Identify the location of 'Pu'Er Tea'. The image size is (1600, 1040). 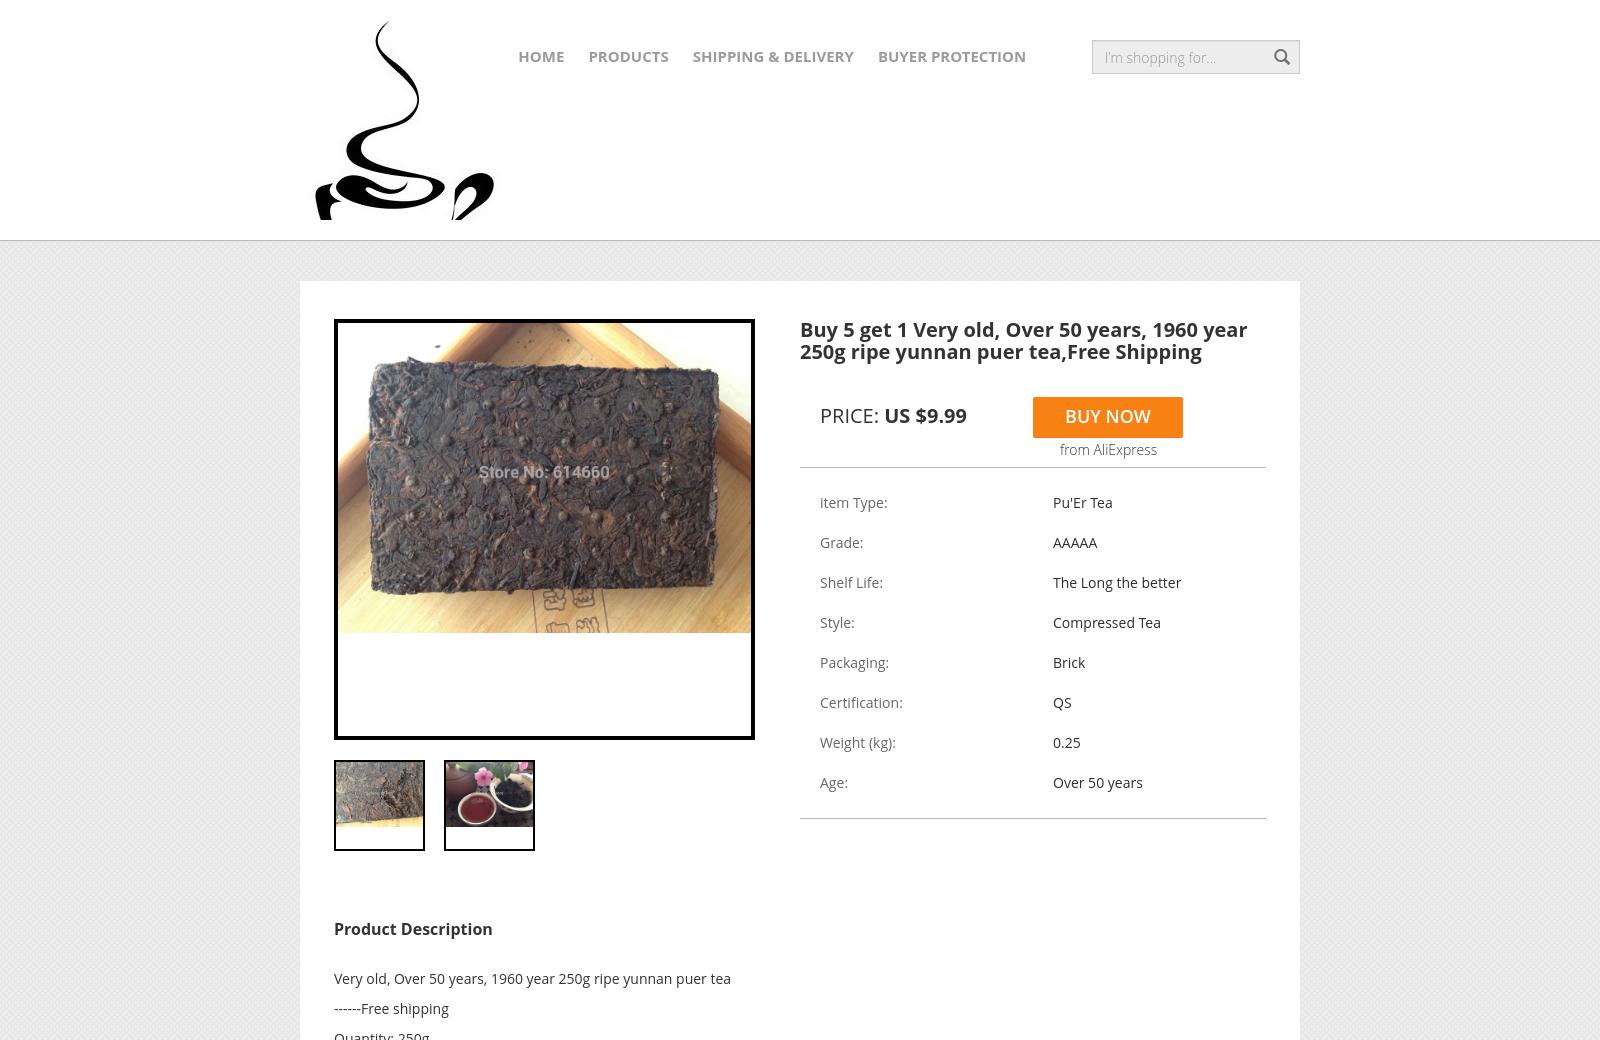
(1082, 501).